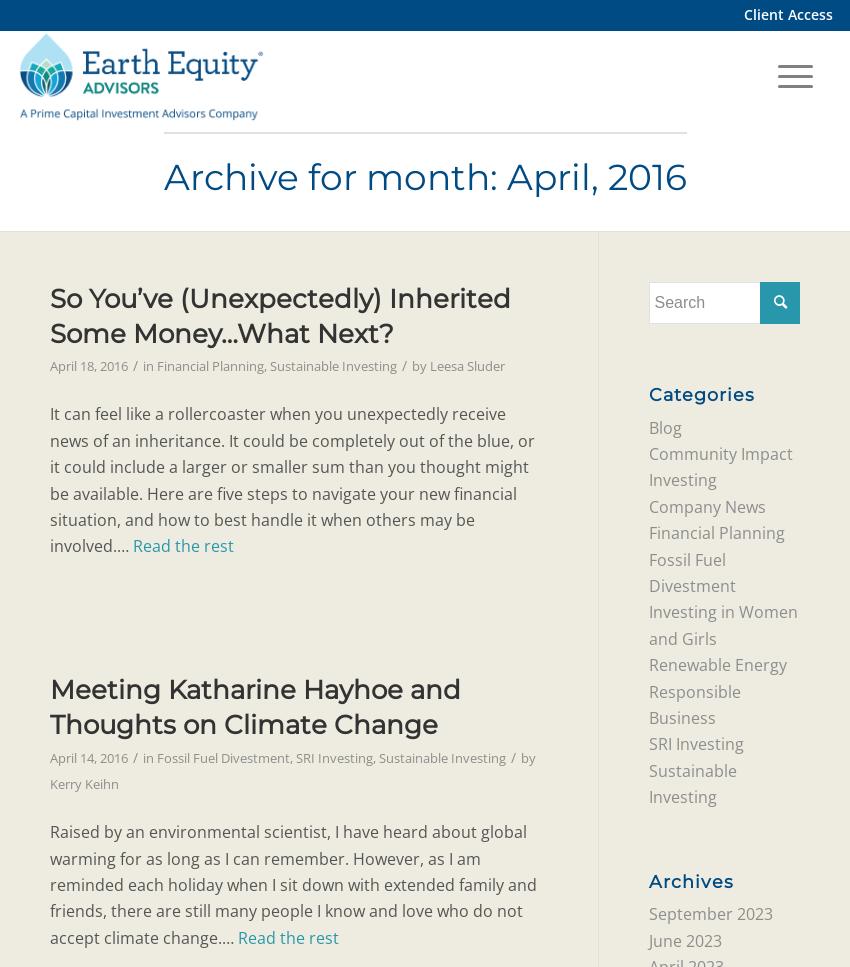 The width and height of the screenshot is (850, 967). Describe the element at coordinates (291, 480) in the screenshot. I see `'It can feel like a rollercoaster when you unexpectedly receive news of an inheritance. It could be completely out of the blue, or it could include a larger or smaller sum than you thought might be available. Here are five steps to navigate your new financial situation, and how to best handle it when others may be involved.…'` at that location.